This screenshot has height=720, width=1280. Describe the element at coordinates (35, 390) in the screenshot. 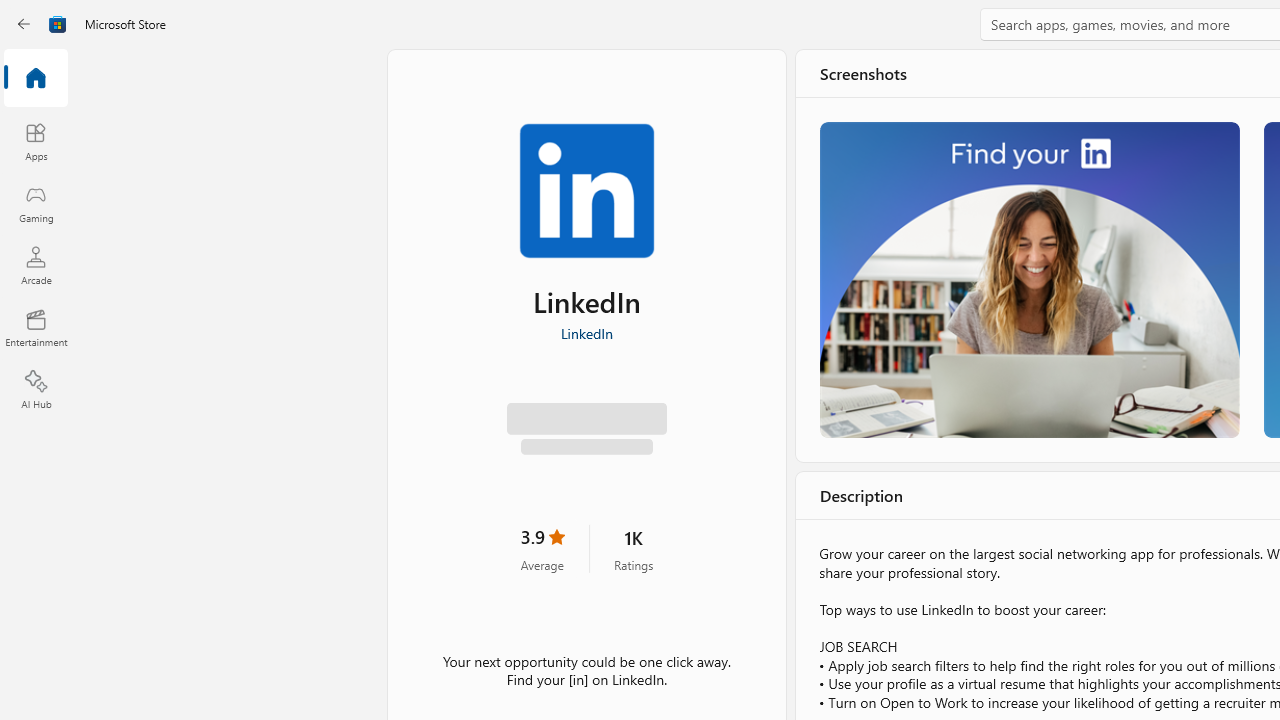

I see `'AI Hub'` at that location.